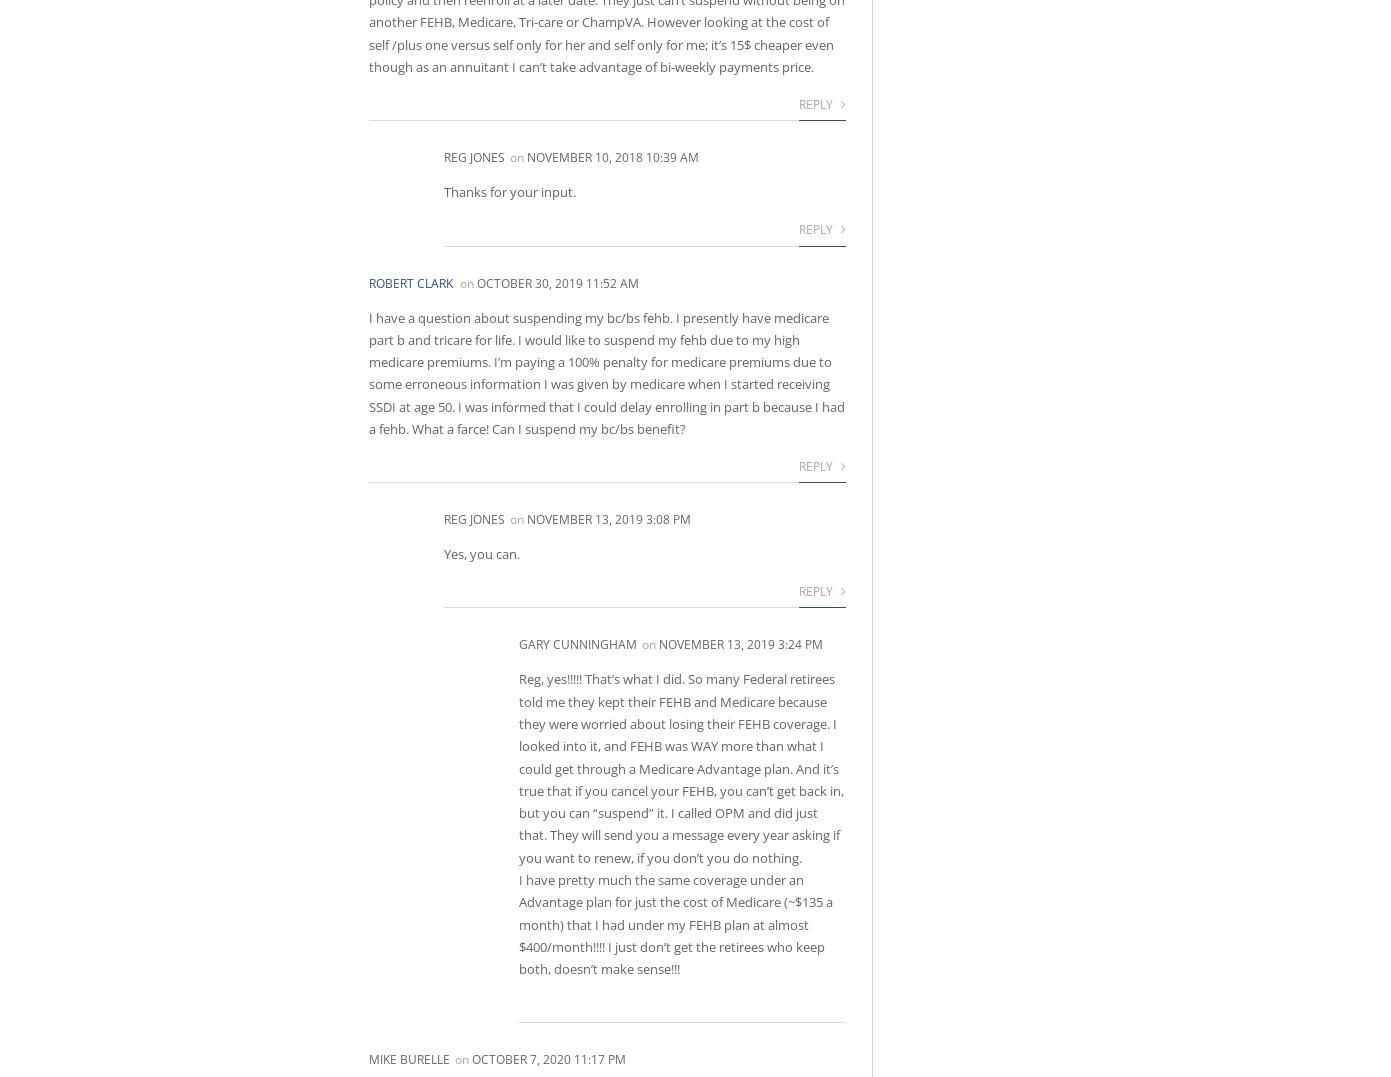 The height and width of the screenshot is (1077, 1391). What do you see at coordinates (576, 644) in the screenshot?
I see `'Gary Cunningham'` at bounding box center [576, 644].